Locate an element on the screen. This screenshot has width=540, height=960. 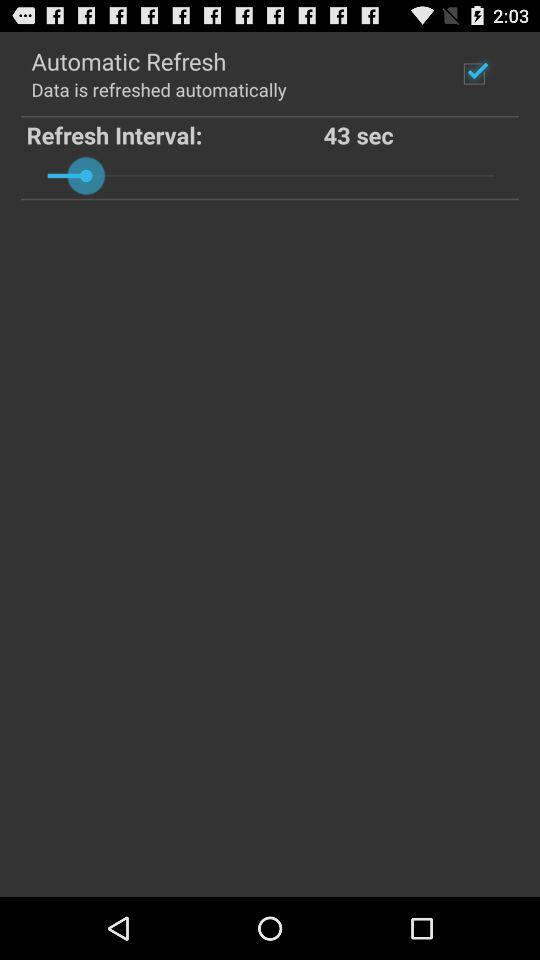
item next to 43 sec item is located at coordinates (175, 133).